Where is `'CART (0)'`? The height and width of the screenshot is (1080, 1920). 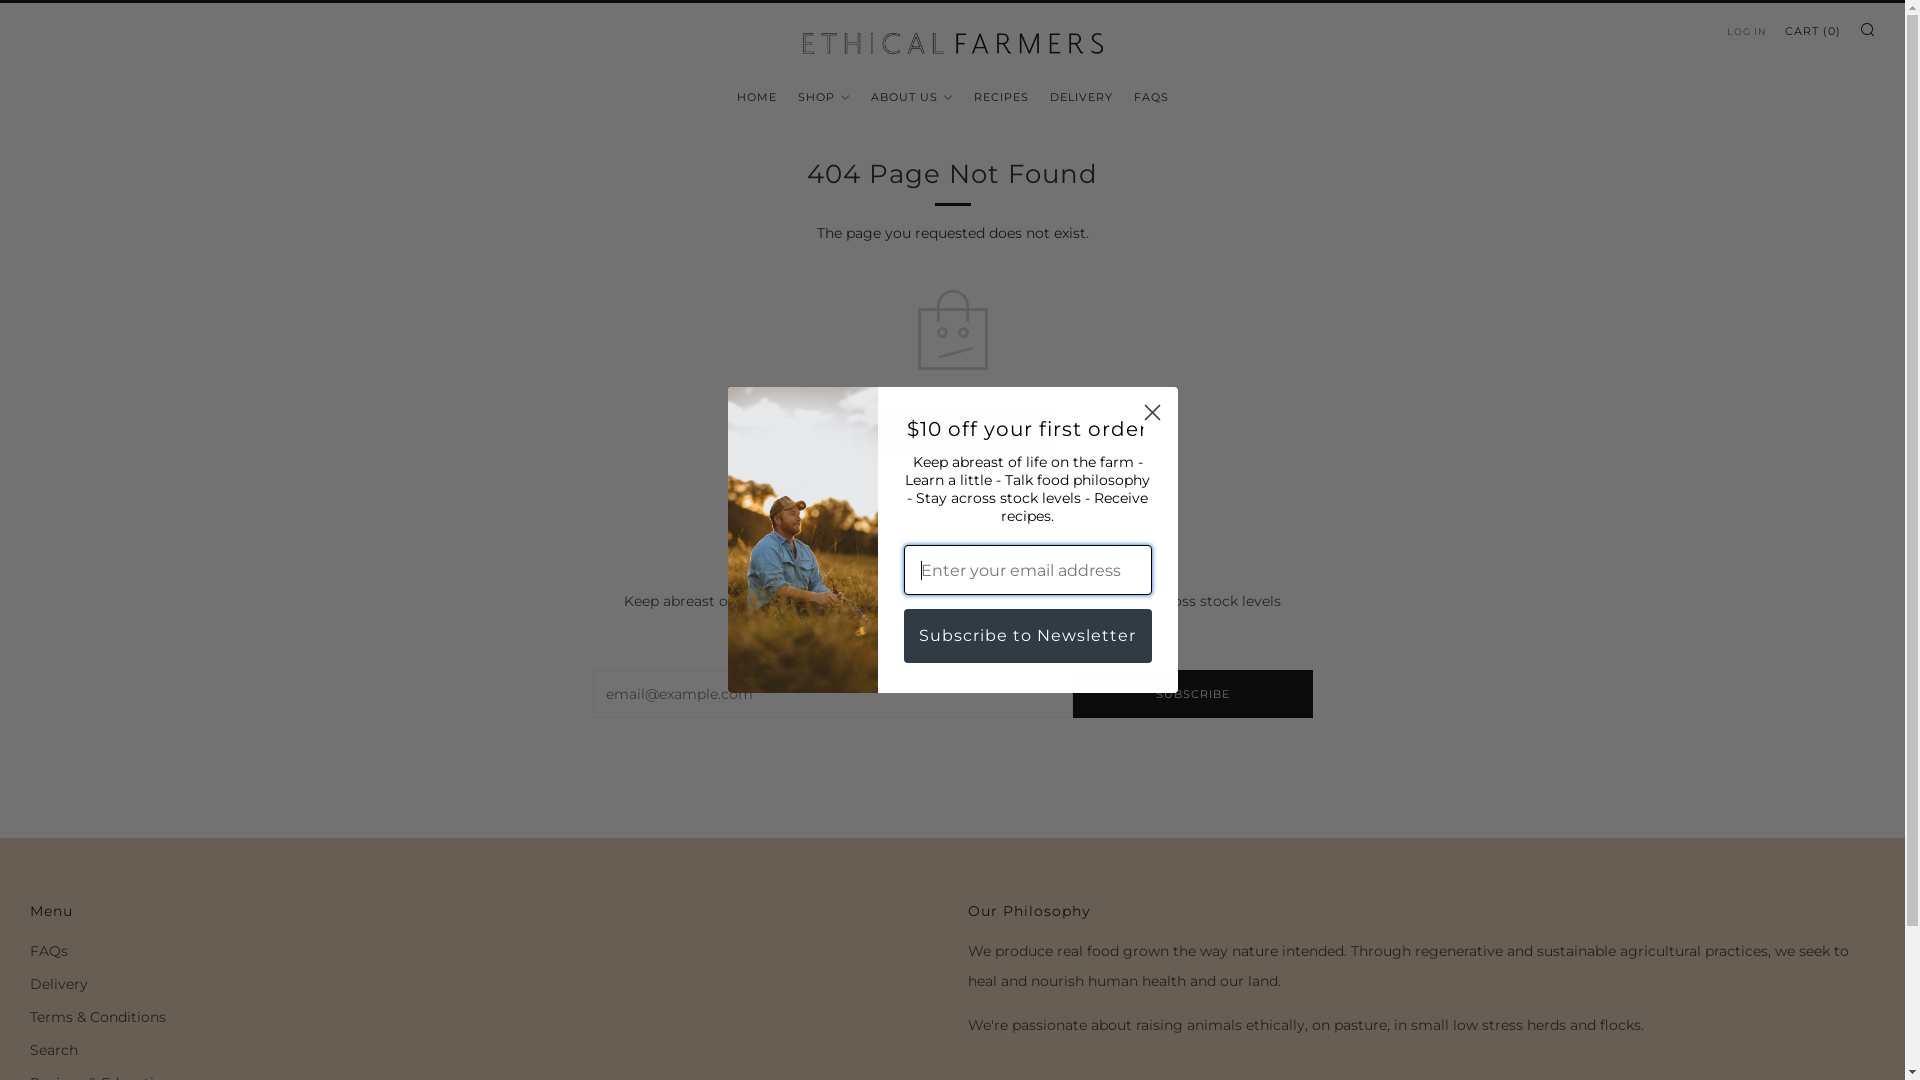 'CART (0)' is located at coordinates (1813, 30).